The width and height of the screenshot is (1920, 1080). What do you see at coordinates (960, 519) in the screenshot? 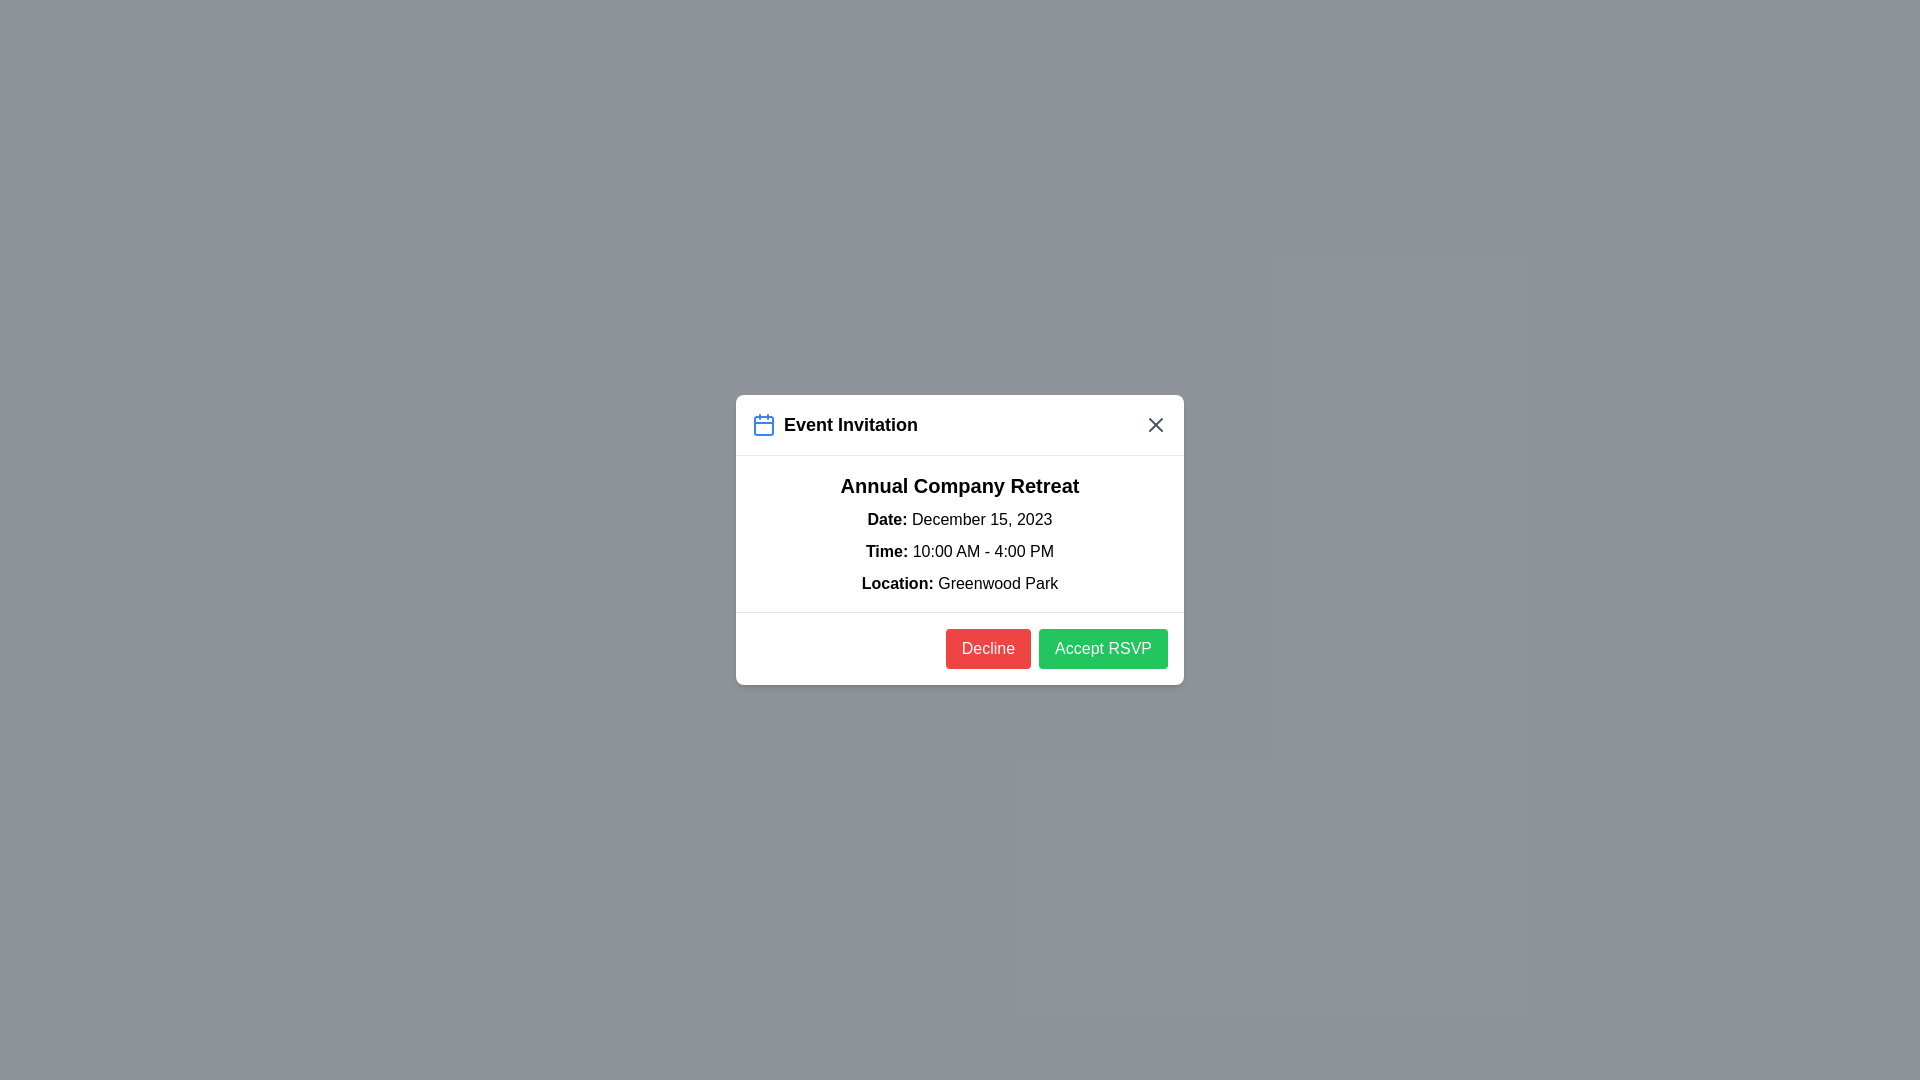
I see `the static text display showing the event date within the 'Event Invitation' dialog box, which is located above the time information` at bounding box center [960, 519].